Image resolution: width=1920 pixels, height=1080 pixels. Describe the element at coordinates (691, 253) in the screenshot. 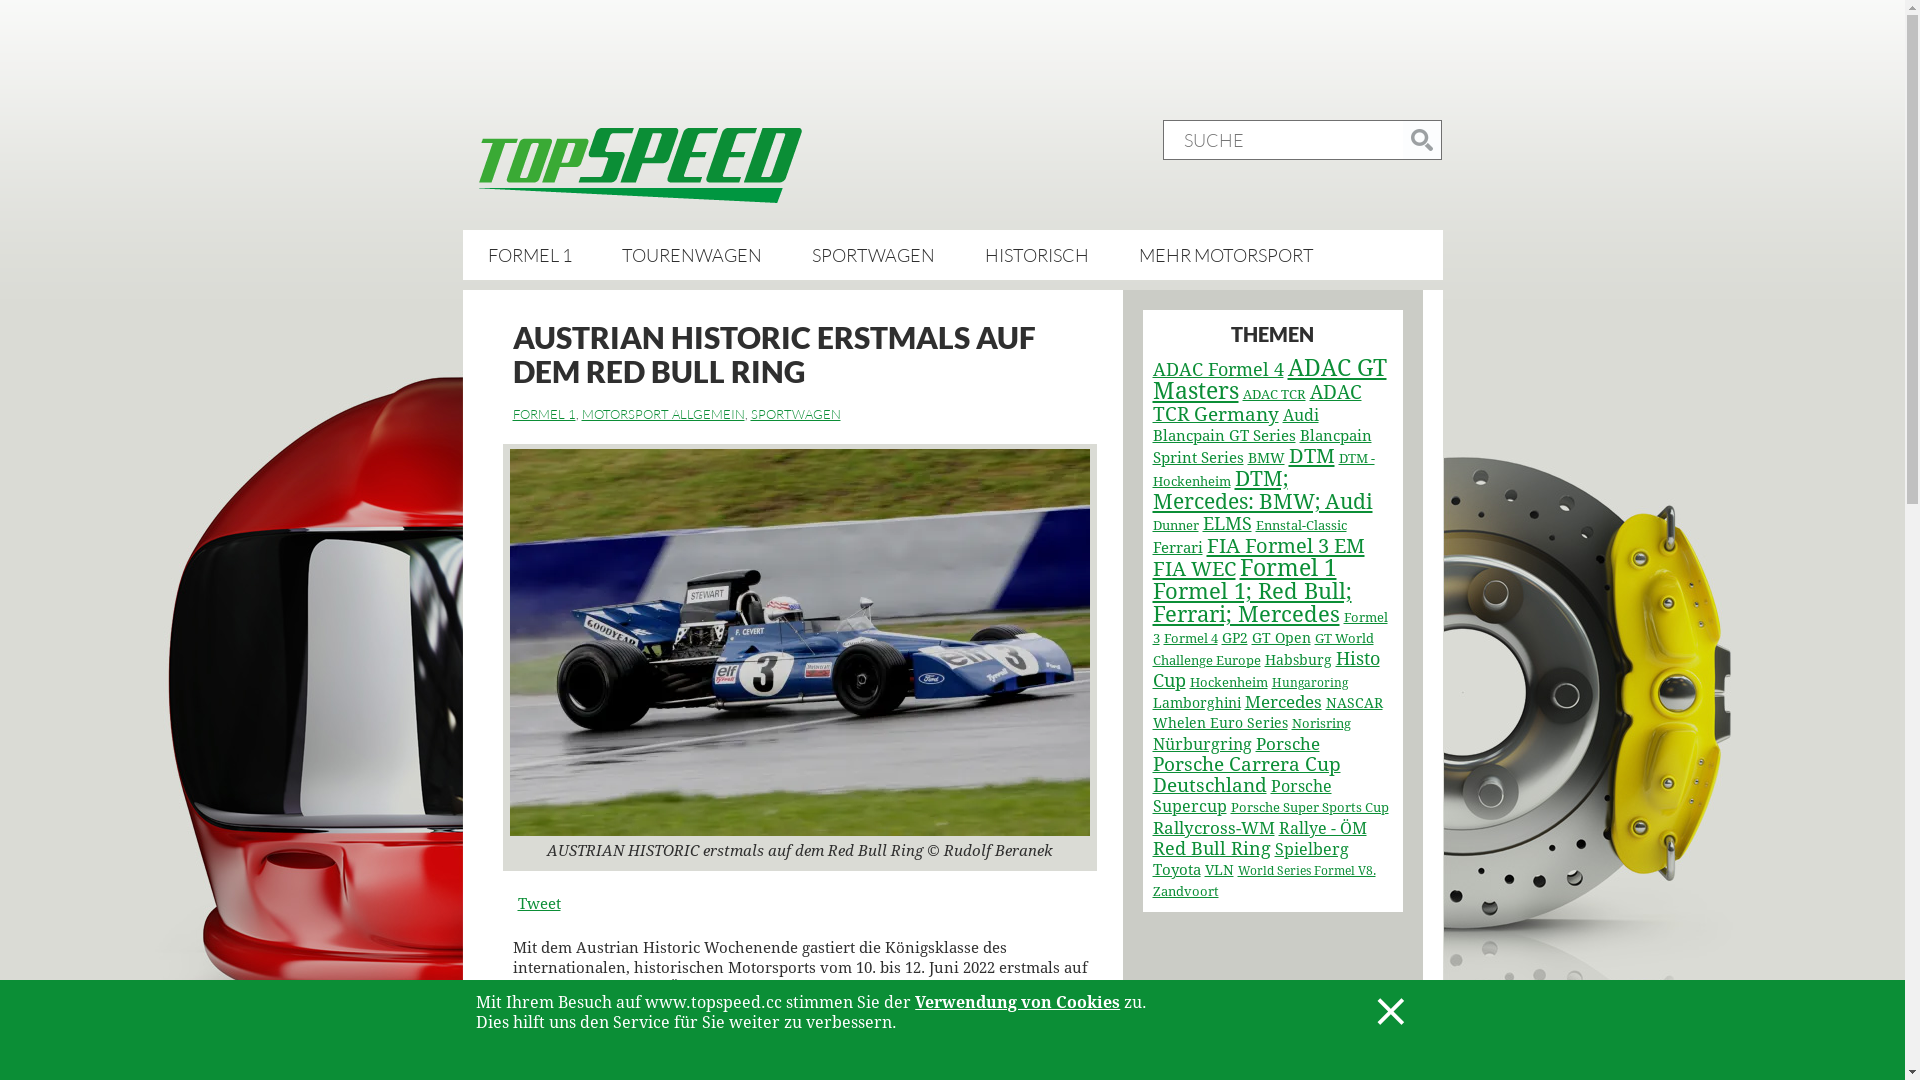

I see `'TOURENWAGEN'` at that location.